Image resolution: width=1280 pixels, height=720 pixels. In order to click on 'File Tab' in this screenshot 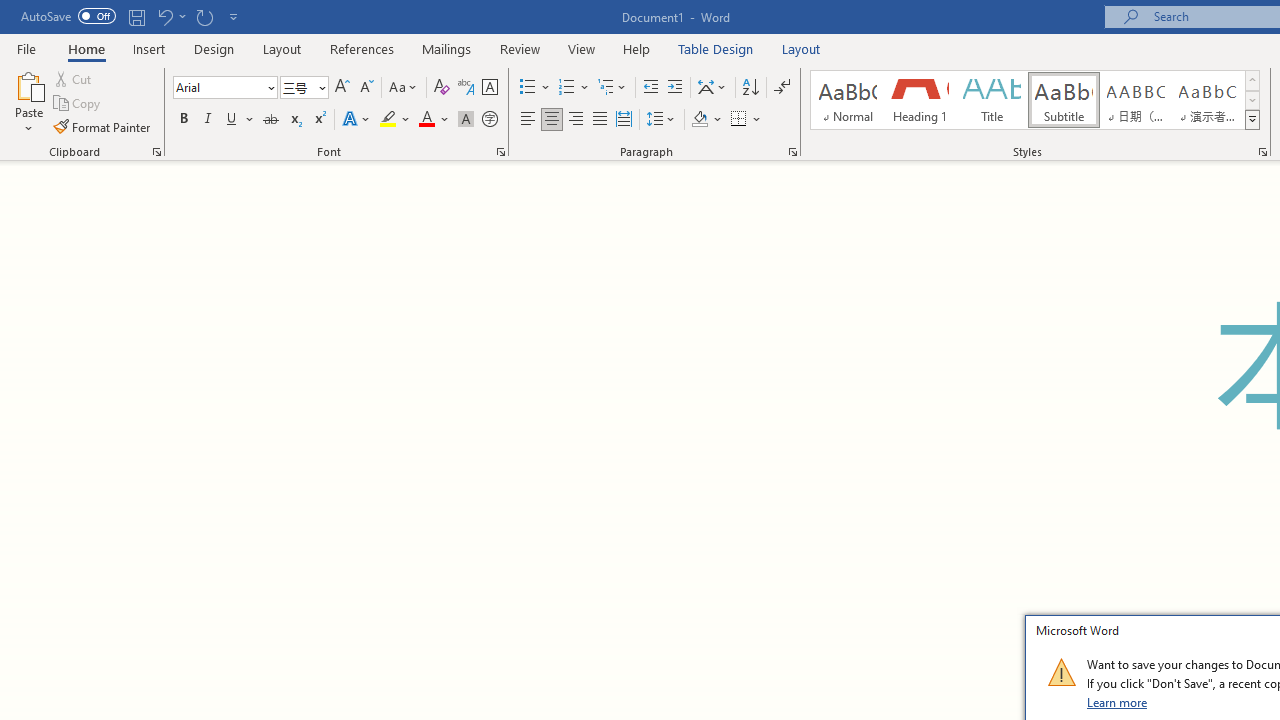, I will do `click(26, 47)`.